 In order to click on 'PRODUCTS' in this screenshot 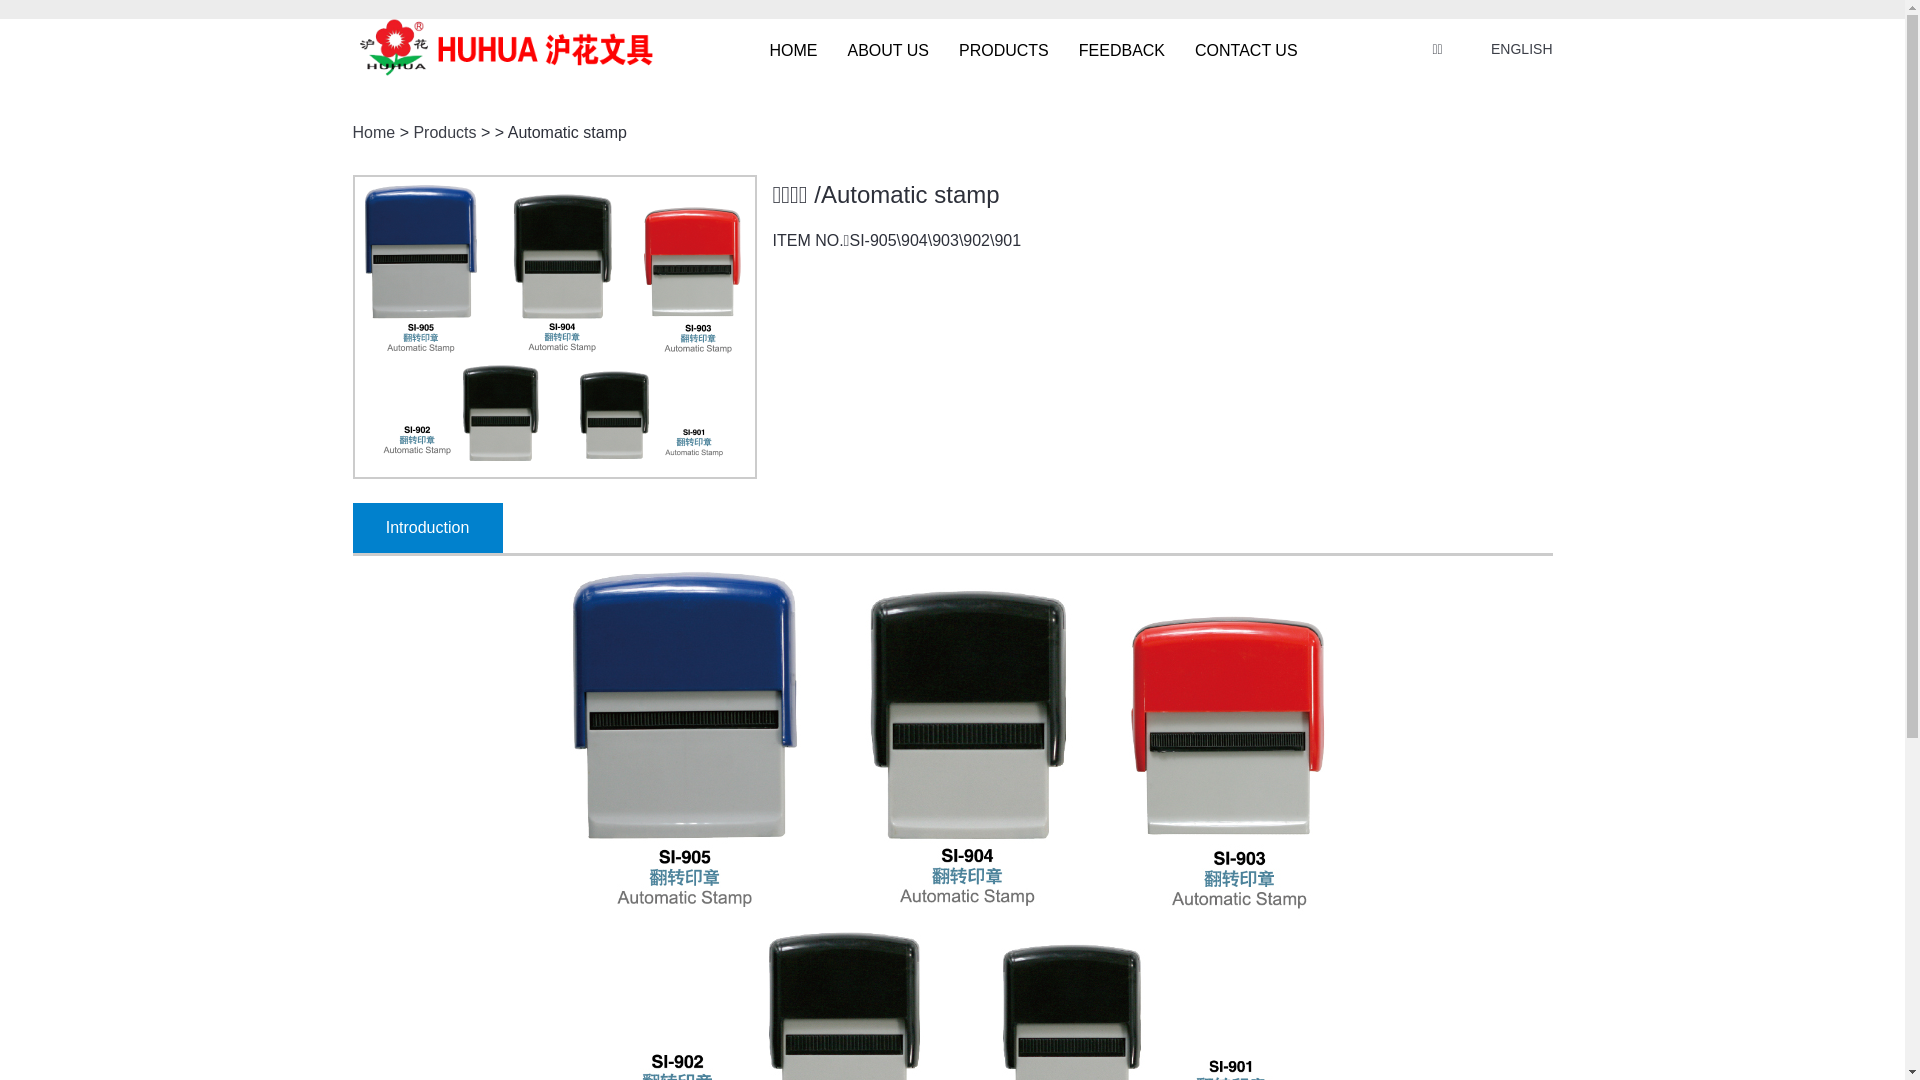, I will do `click(1003, 49)`.